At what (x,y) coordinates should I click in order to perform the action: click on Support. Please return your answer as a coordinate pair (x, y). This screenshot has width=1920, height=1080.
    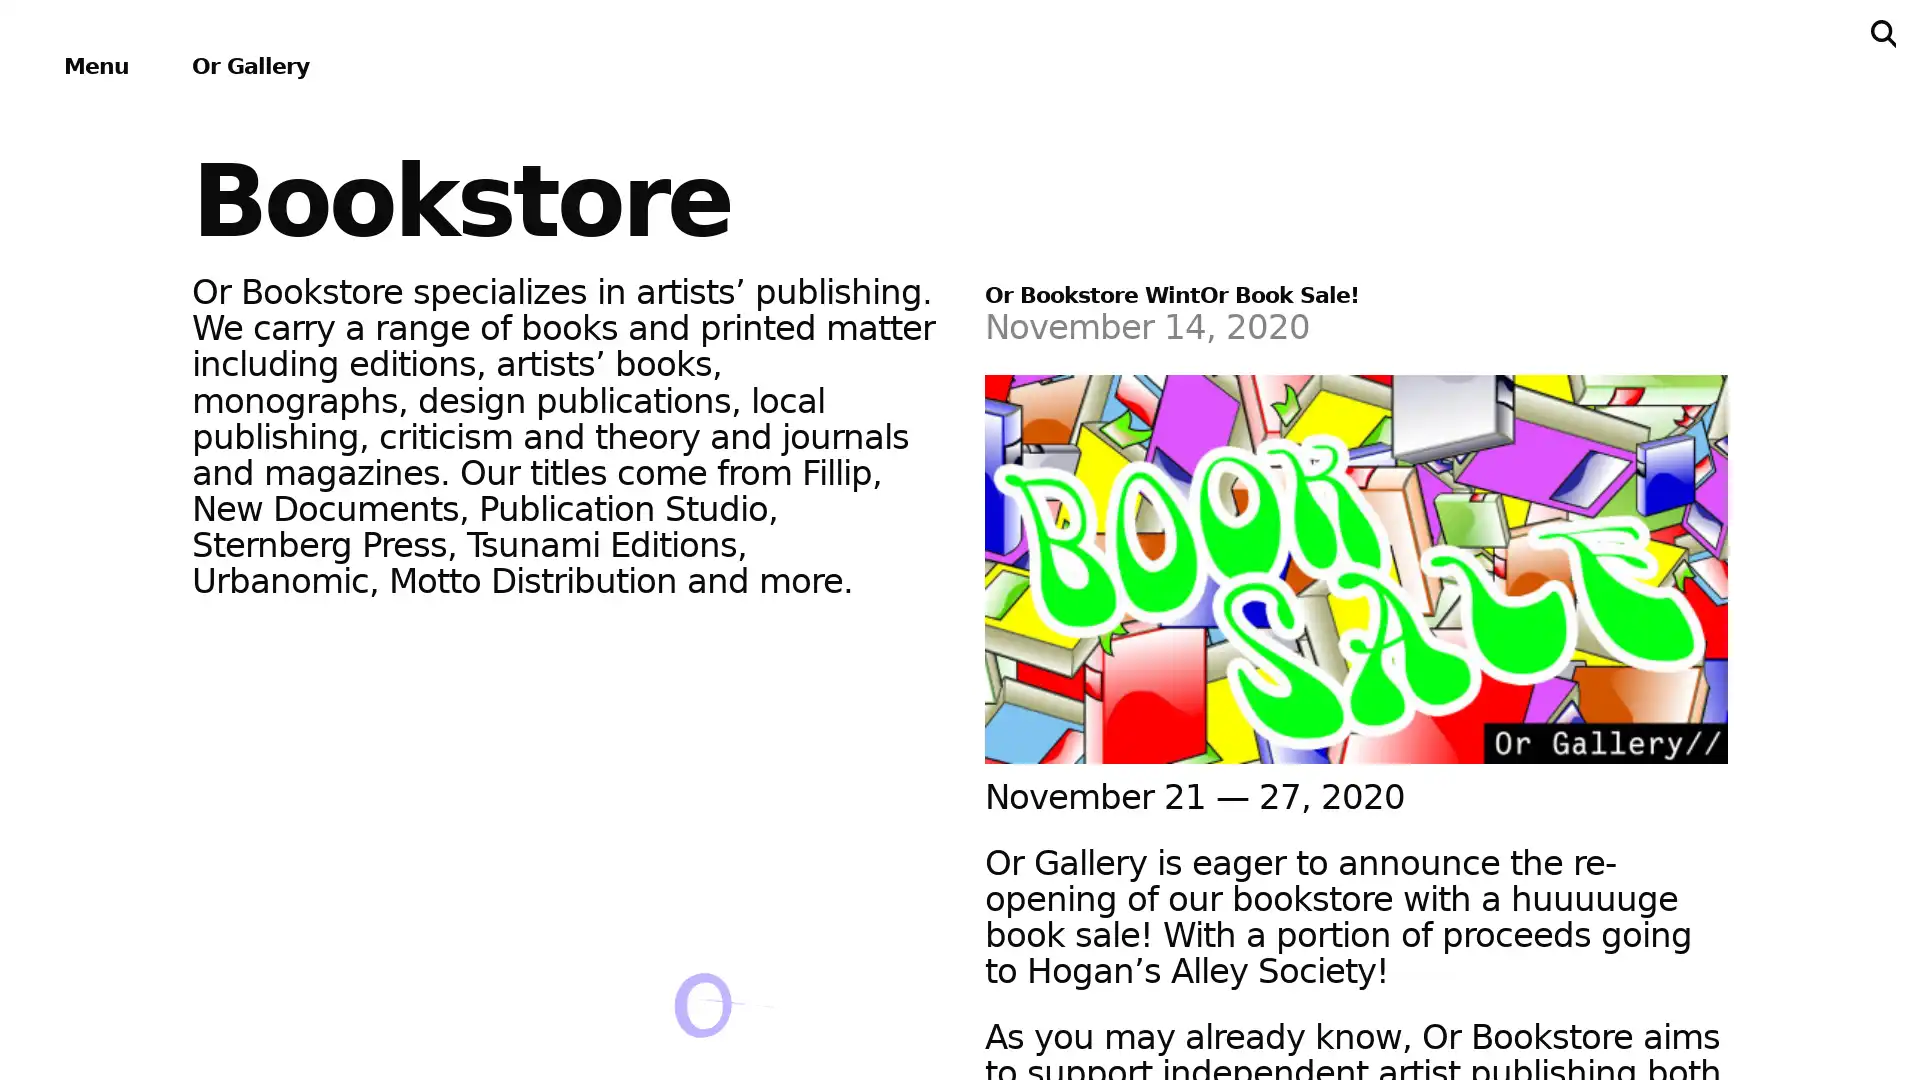
    Looking at the image, I should click on (434, 886).